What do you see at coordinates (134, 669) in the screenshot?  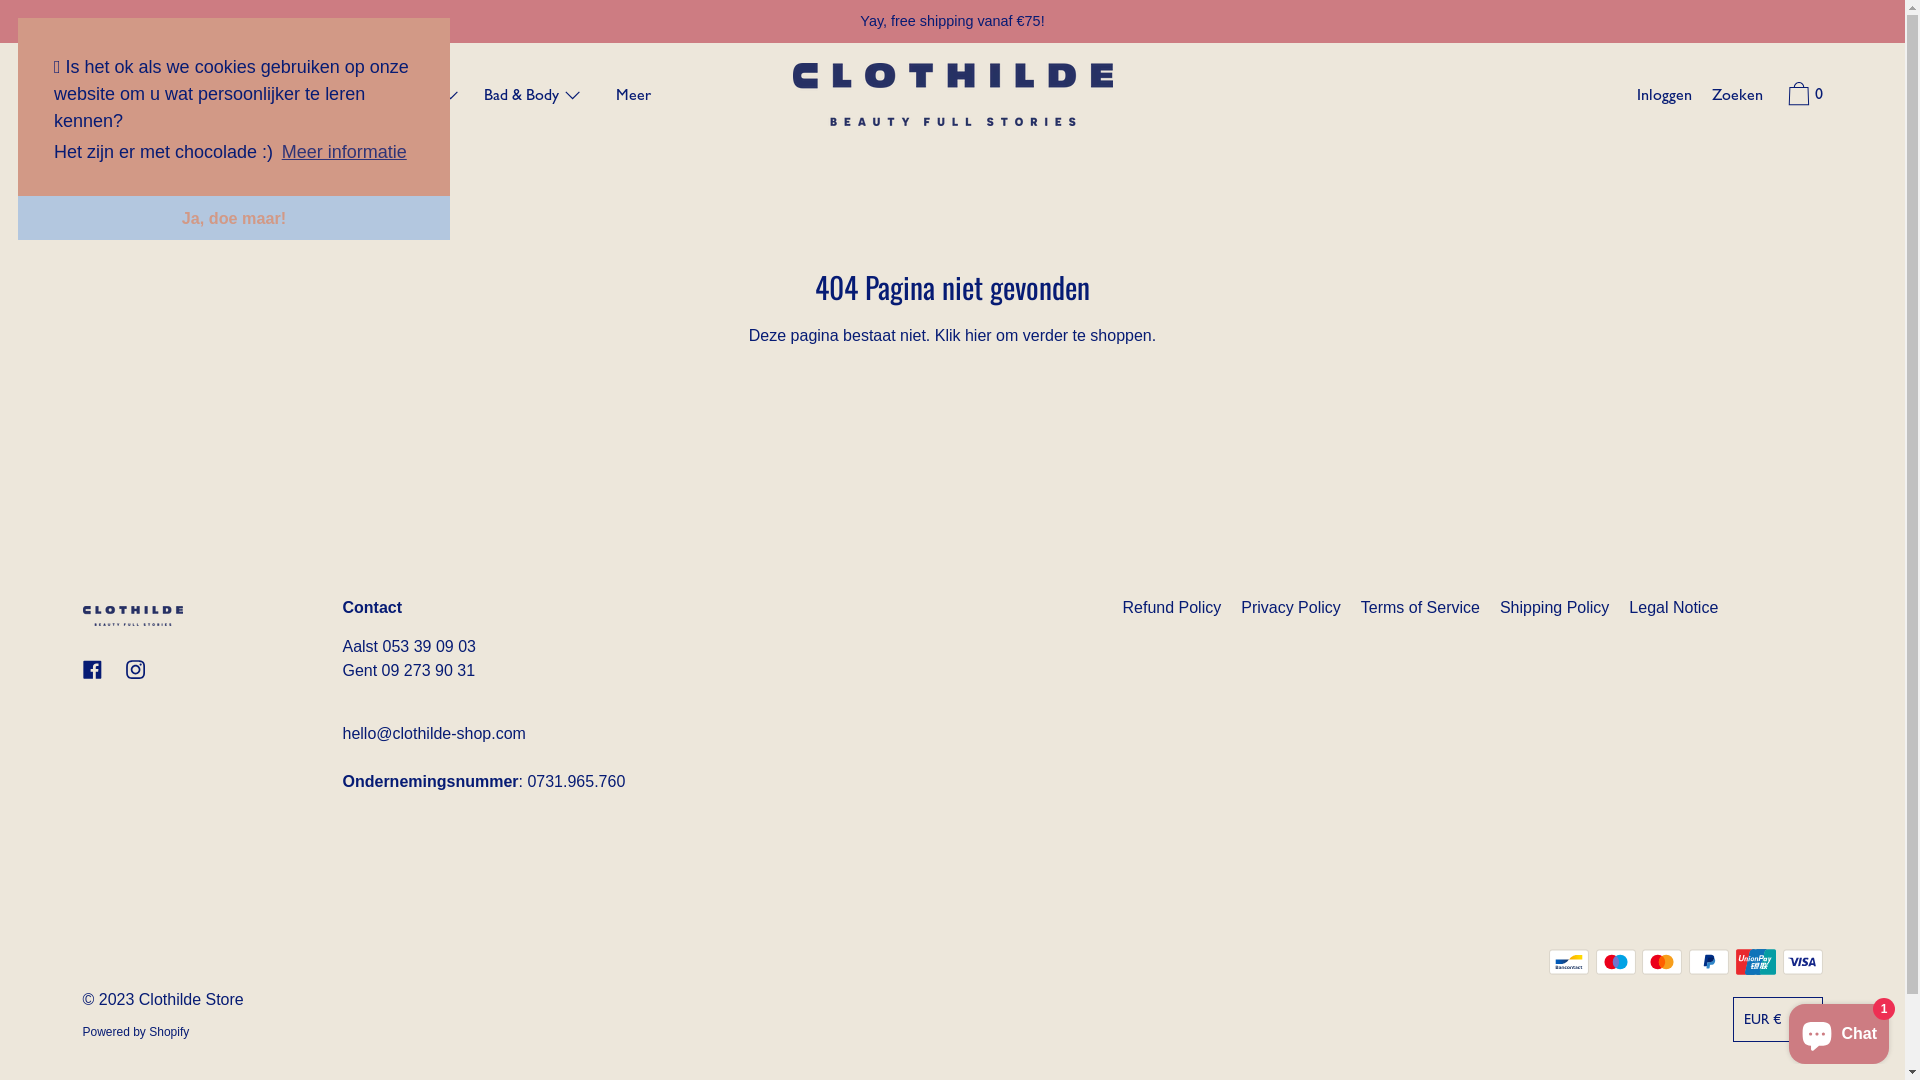 I see `'Instagram'` at bounding box center [134, 669].